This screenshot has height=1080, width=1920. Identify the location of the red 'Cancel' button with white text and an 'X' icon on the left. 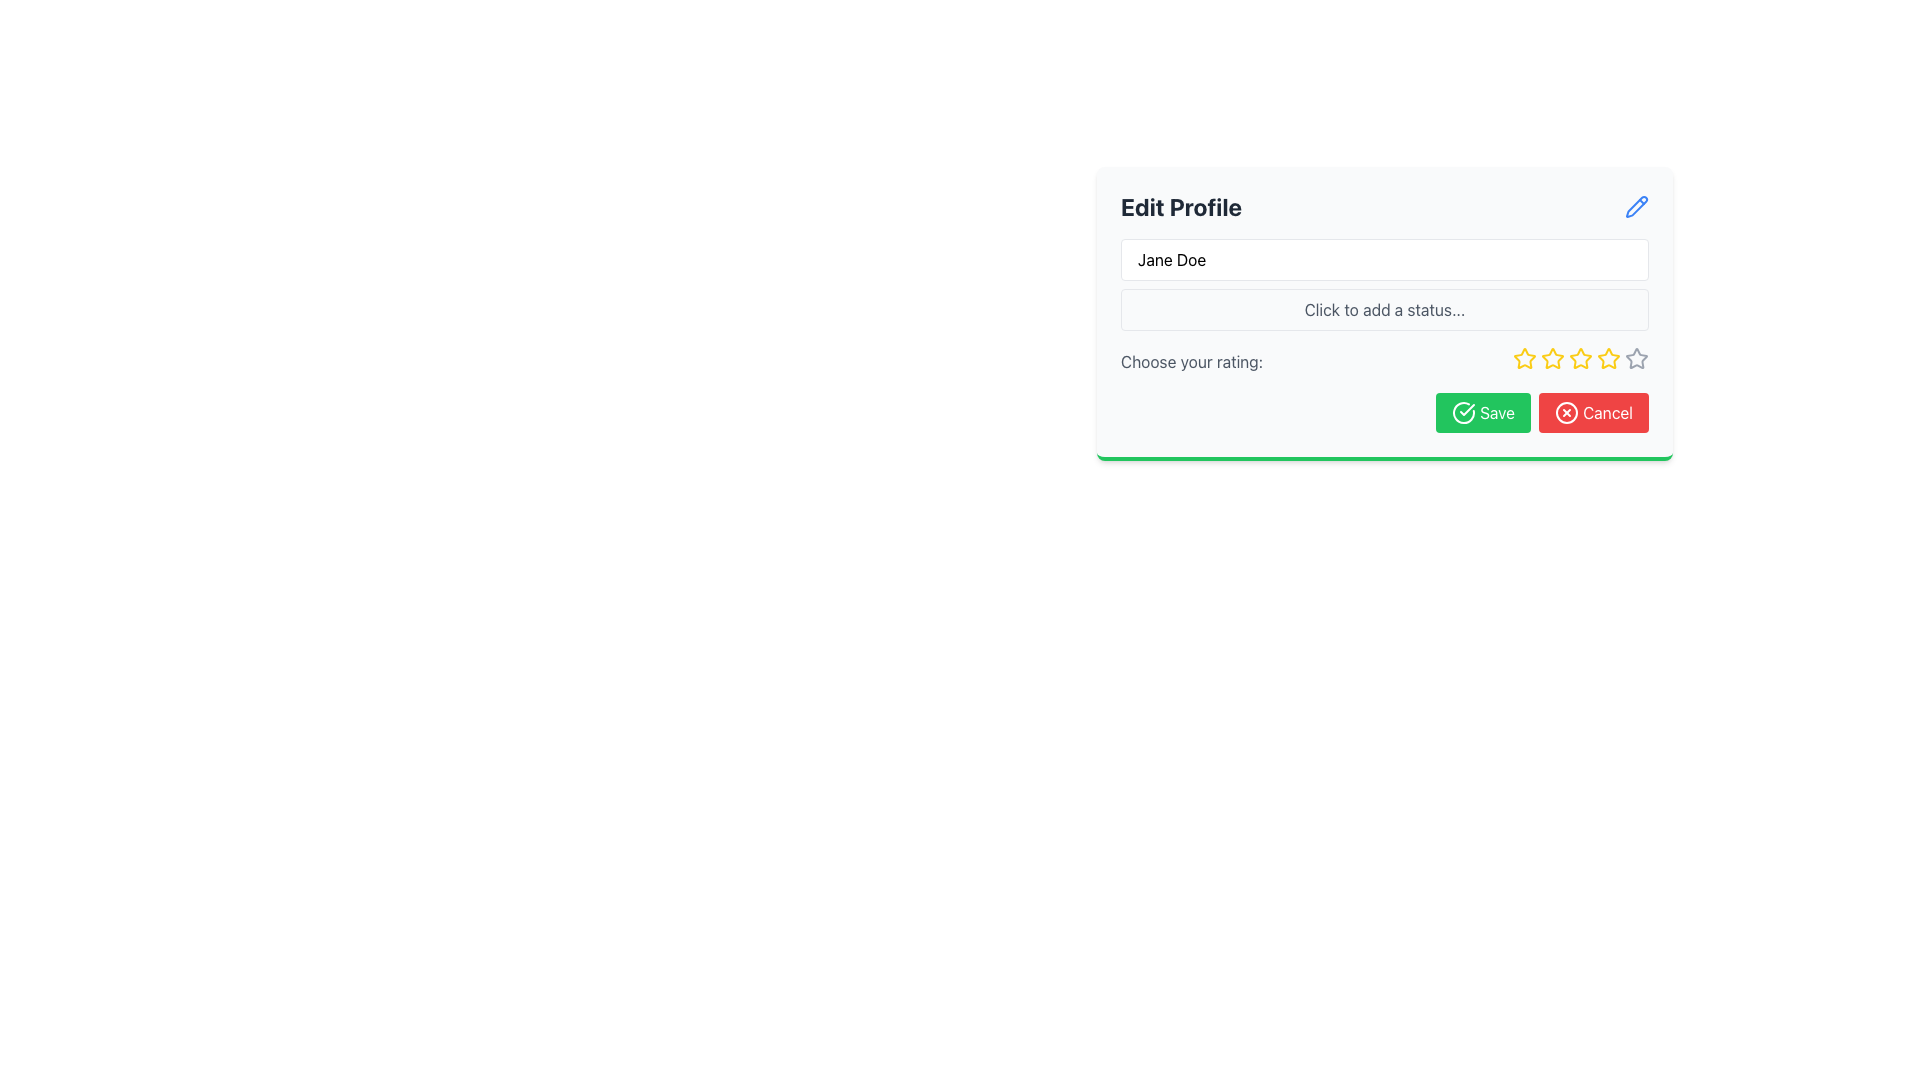
(1592, 411).